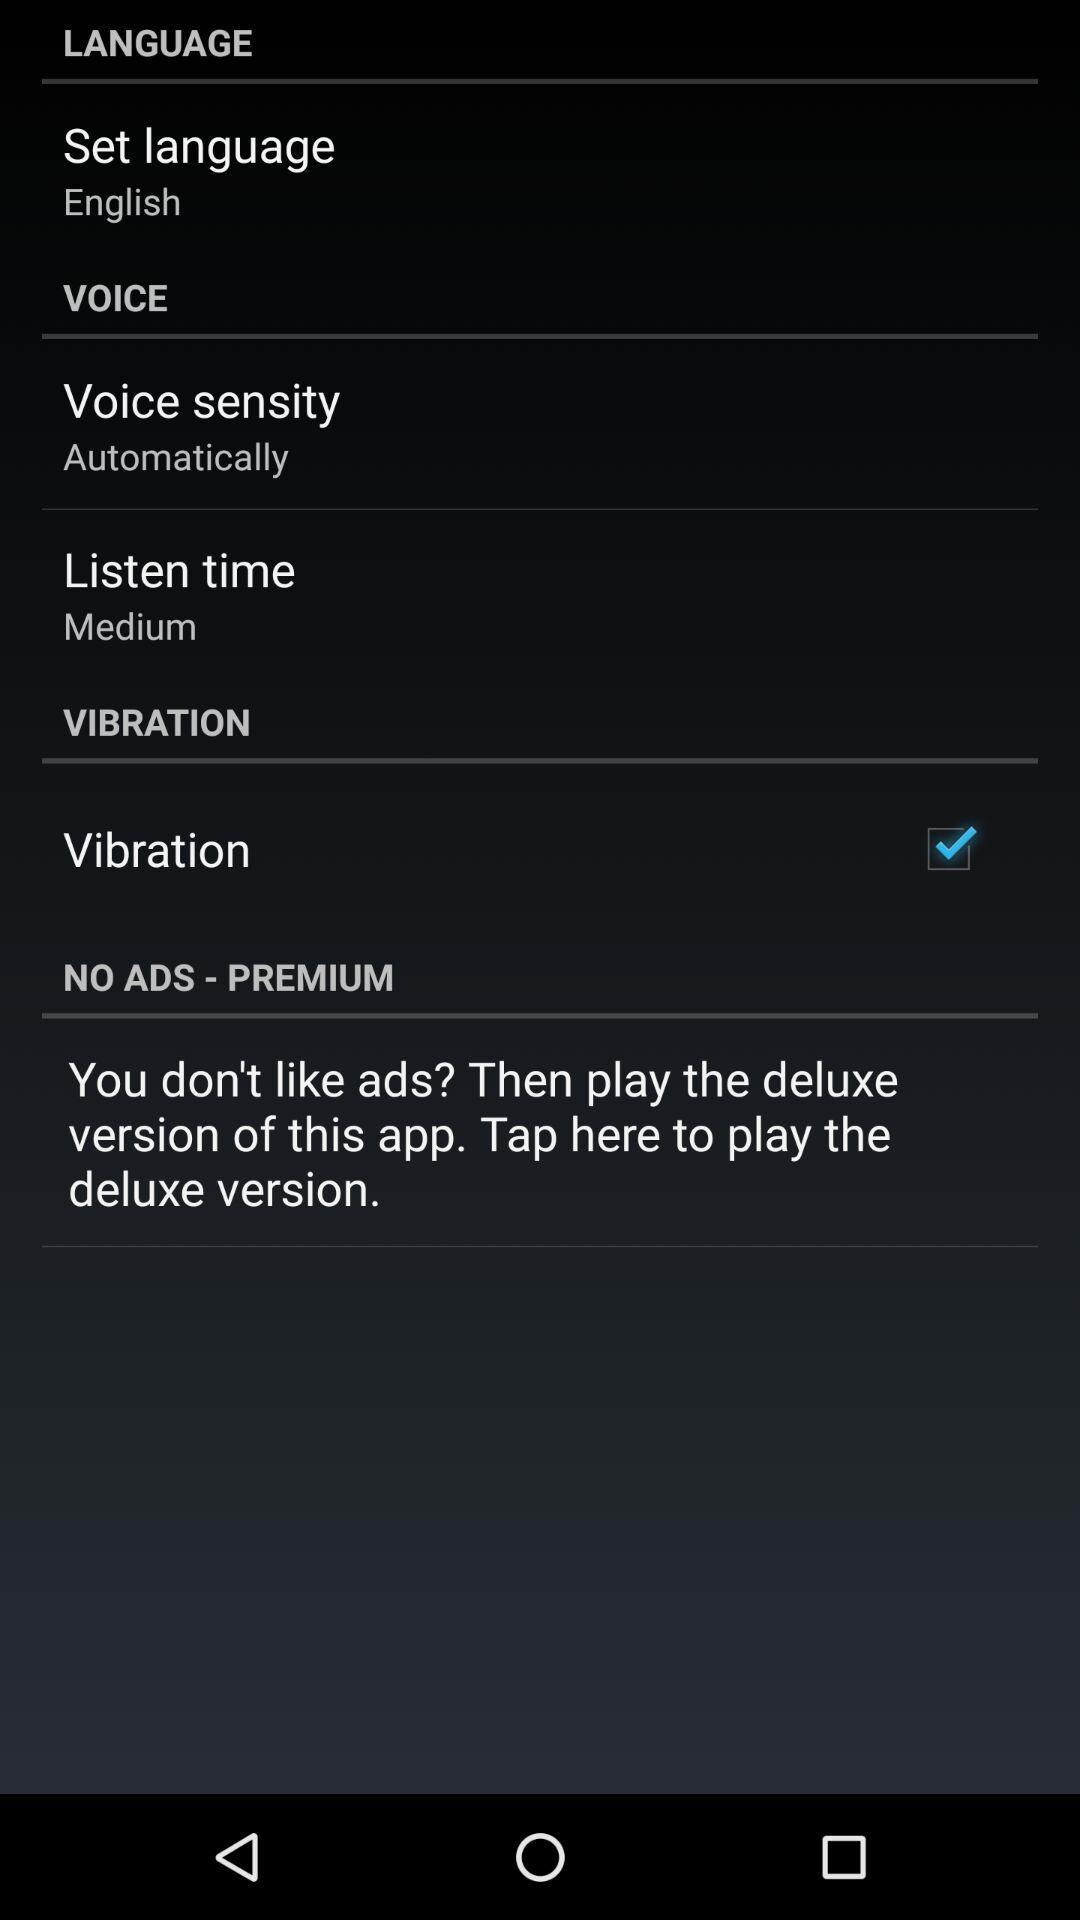  Describe the element at coordinates (947, 849) in the screenshot. I see `the app above no ads - premium item` at that location.